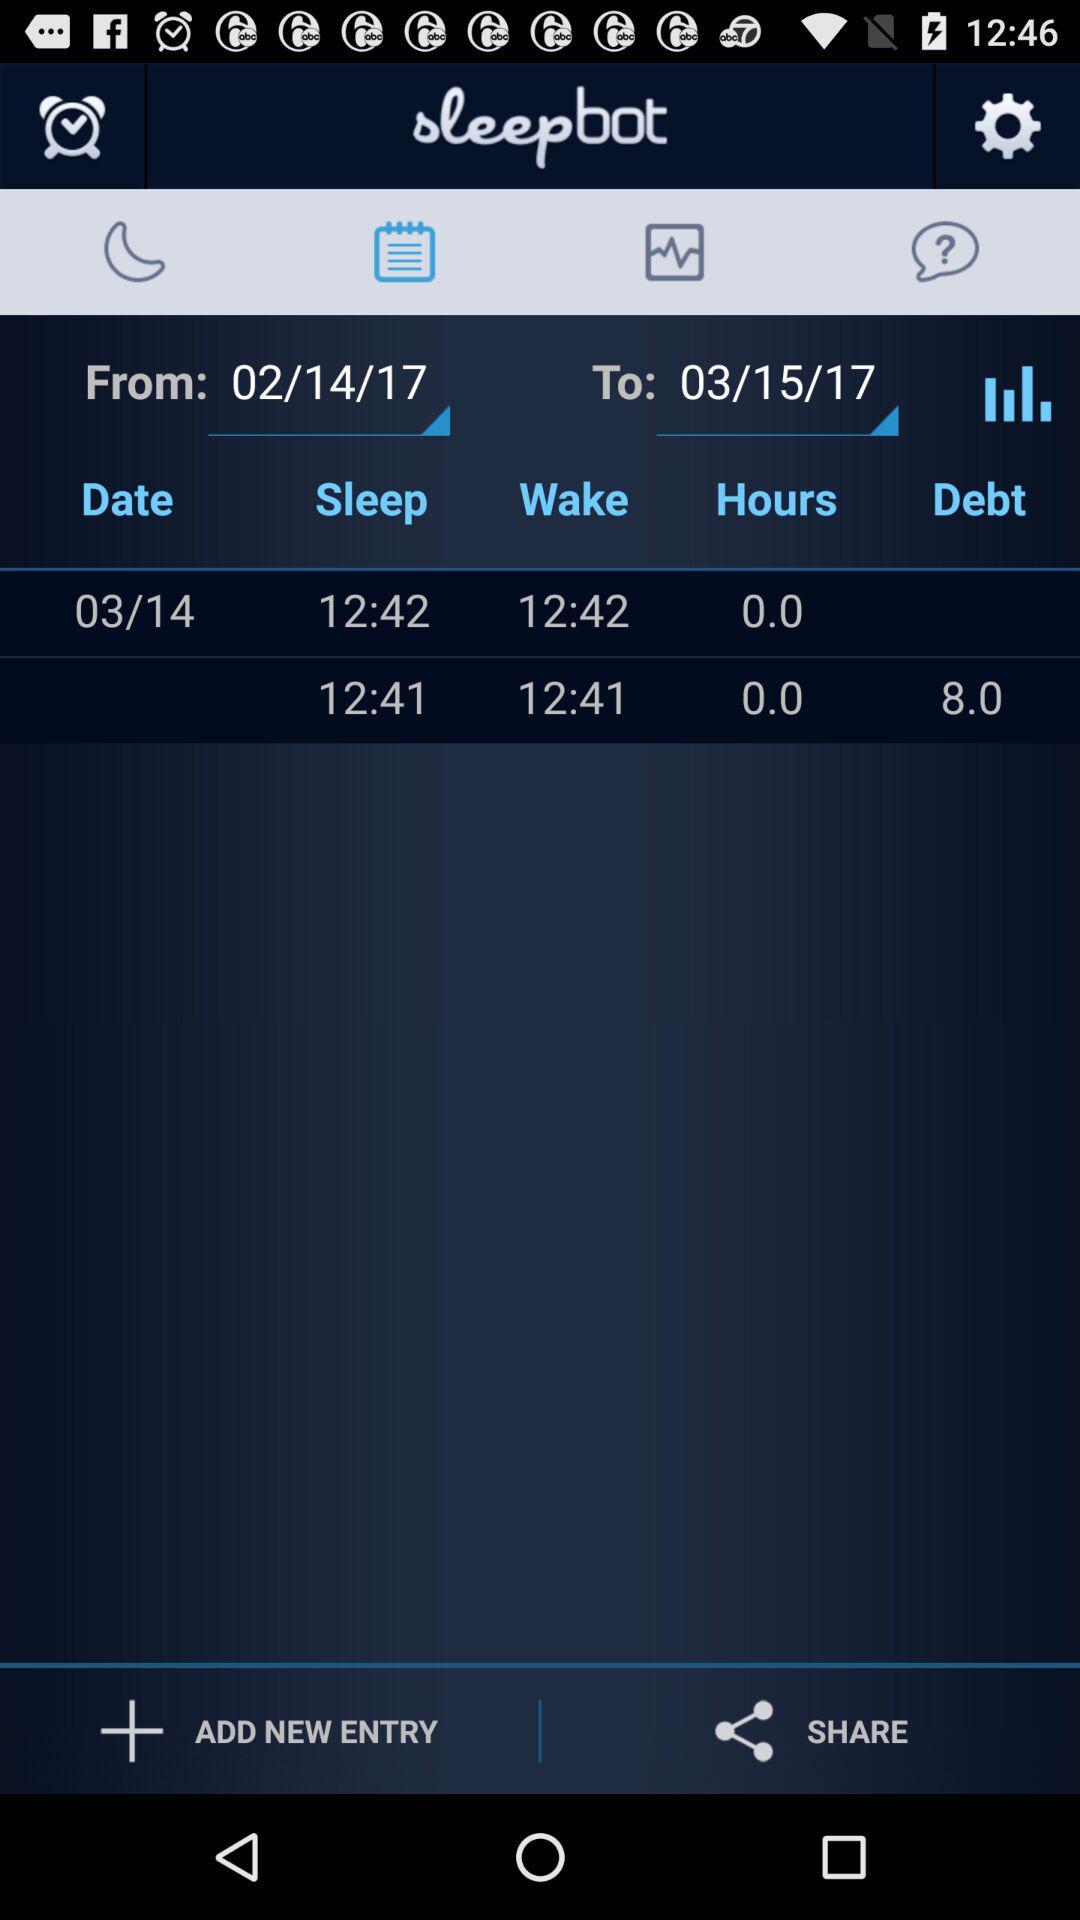  What do you see at coordinates (41, 612) in the screenshot?
I see `the item above the   icon` at bounding box center [41, 612].